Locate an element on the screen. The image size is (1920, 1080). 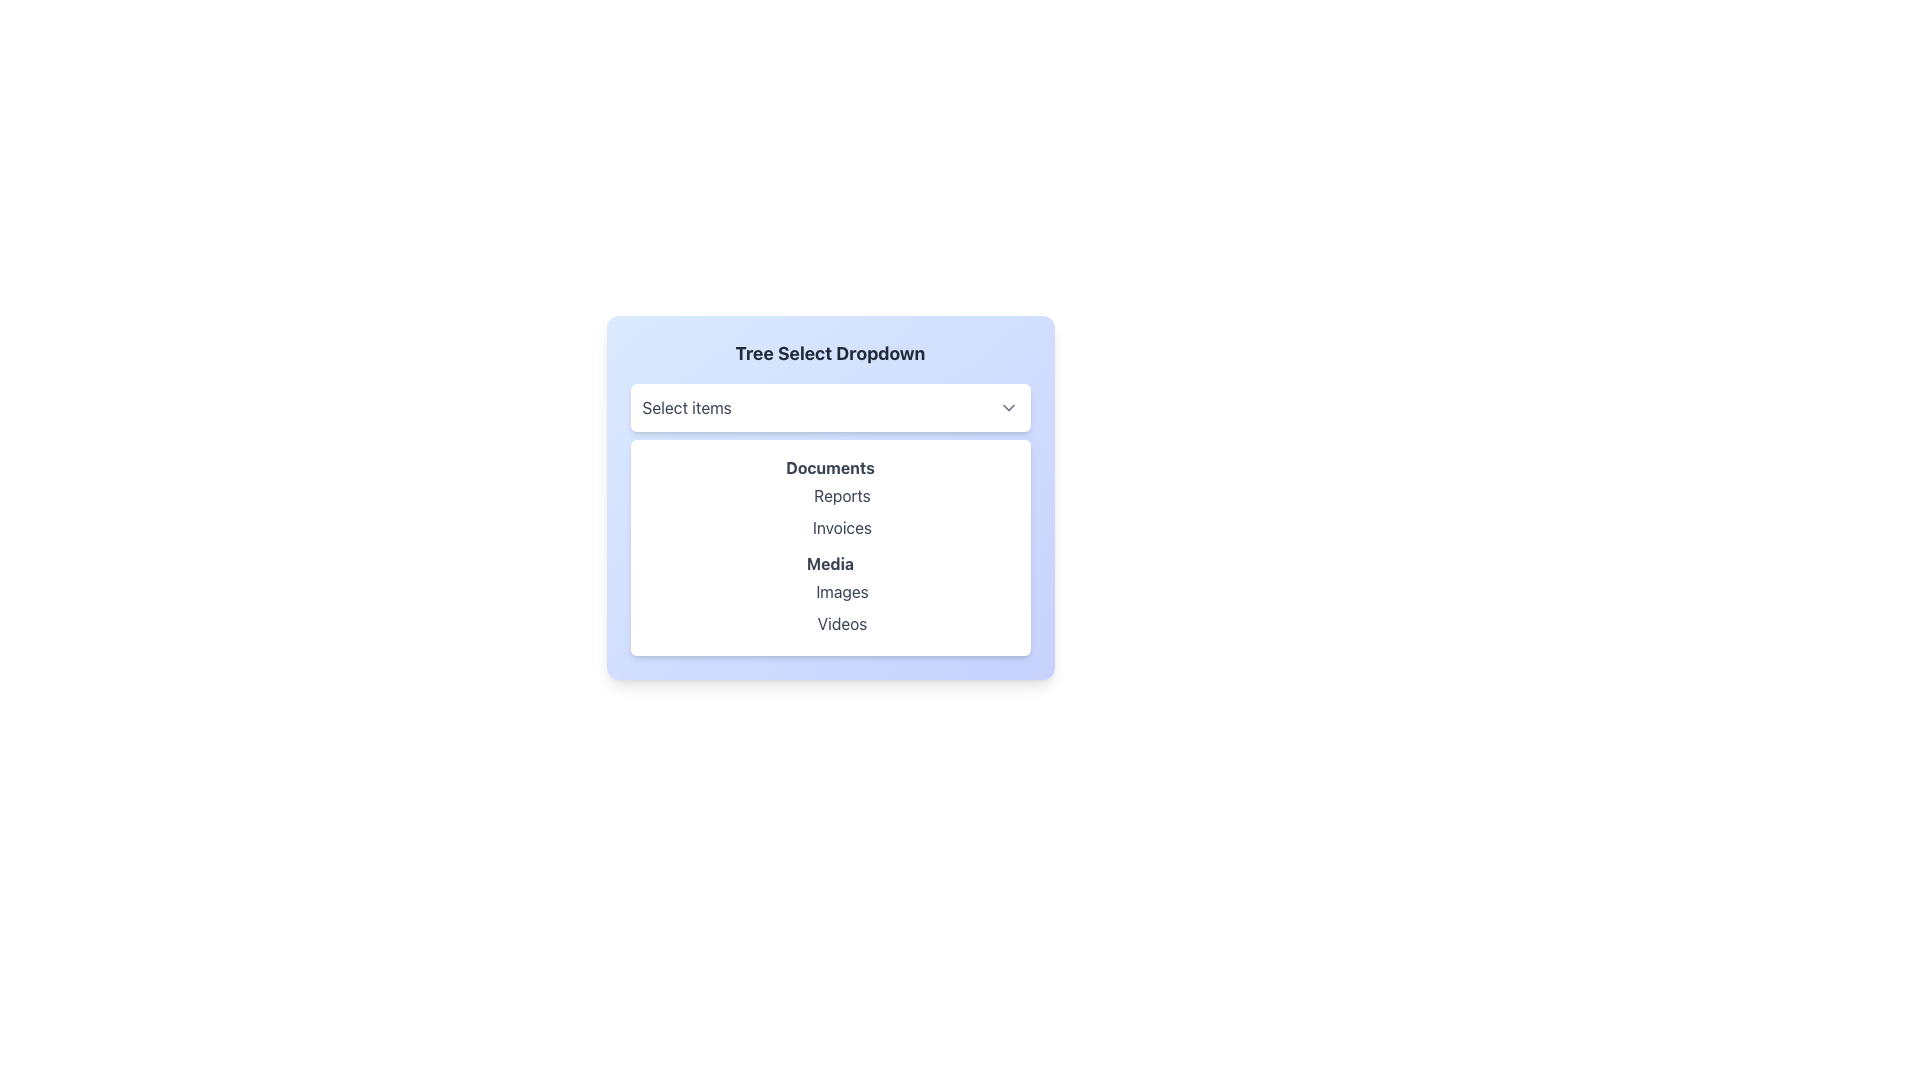
the 'Select items' dropdown button is located at coordinates (830, 407).